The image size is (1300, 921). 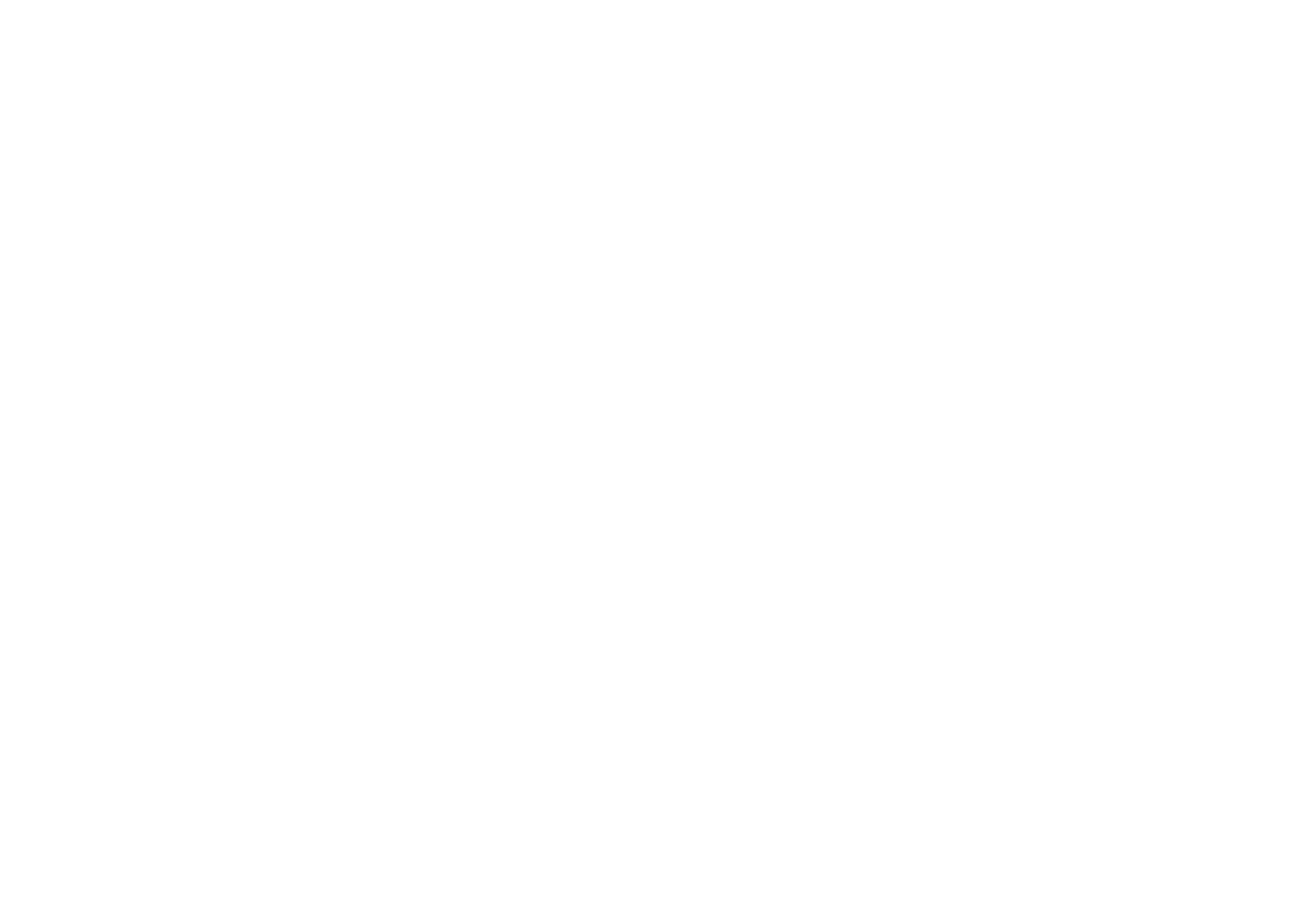 I want to click on '138, rue Villeneuve Ouest, Montreal, QC H2T 2R5', so click(x=173, y=84).